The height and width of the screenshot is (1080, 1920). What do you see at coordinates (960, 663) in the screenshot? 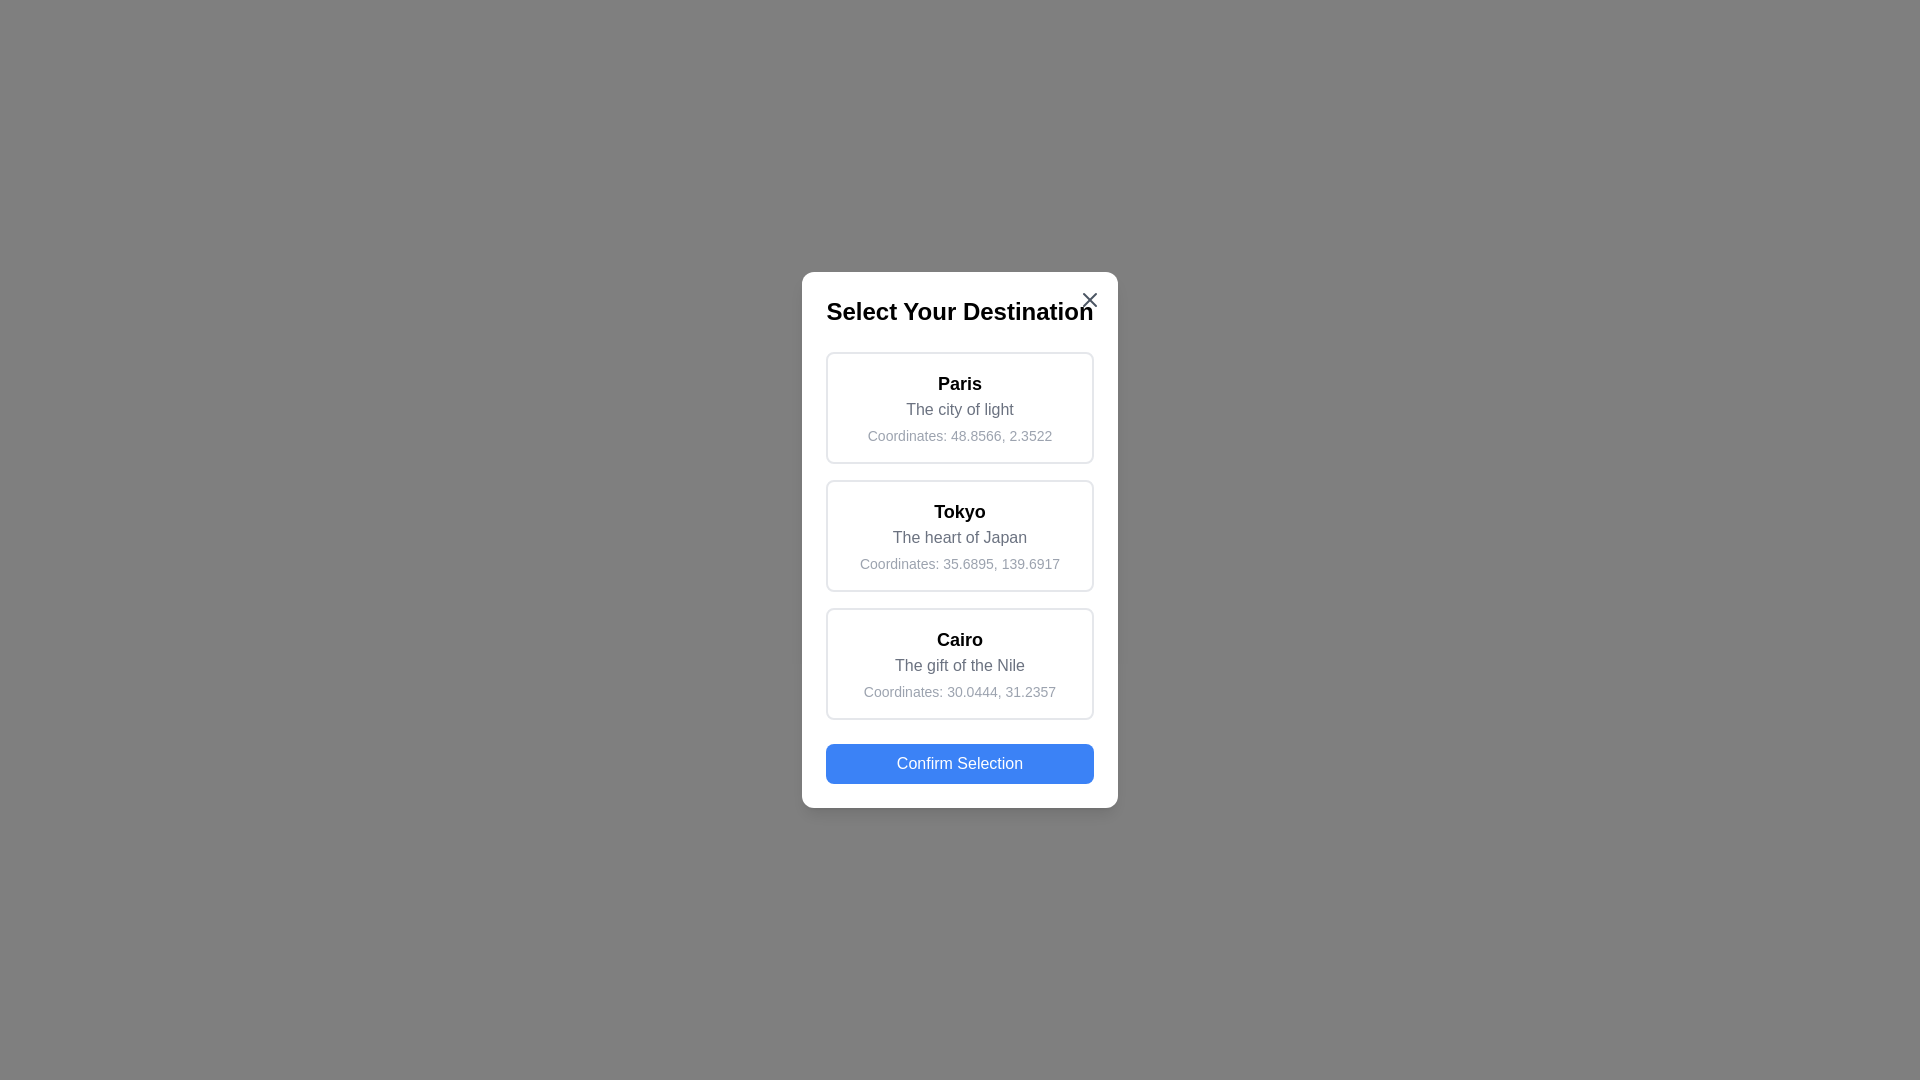
I see `the destination card for Cairo` at bounding box center [960, 663].